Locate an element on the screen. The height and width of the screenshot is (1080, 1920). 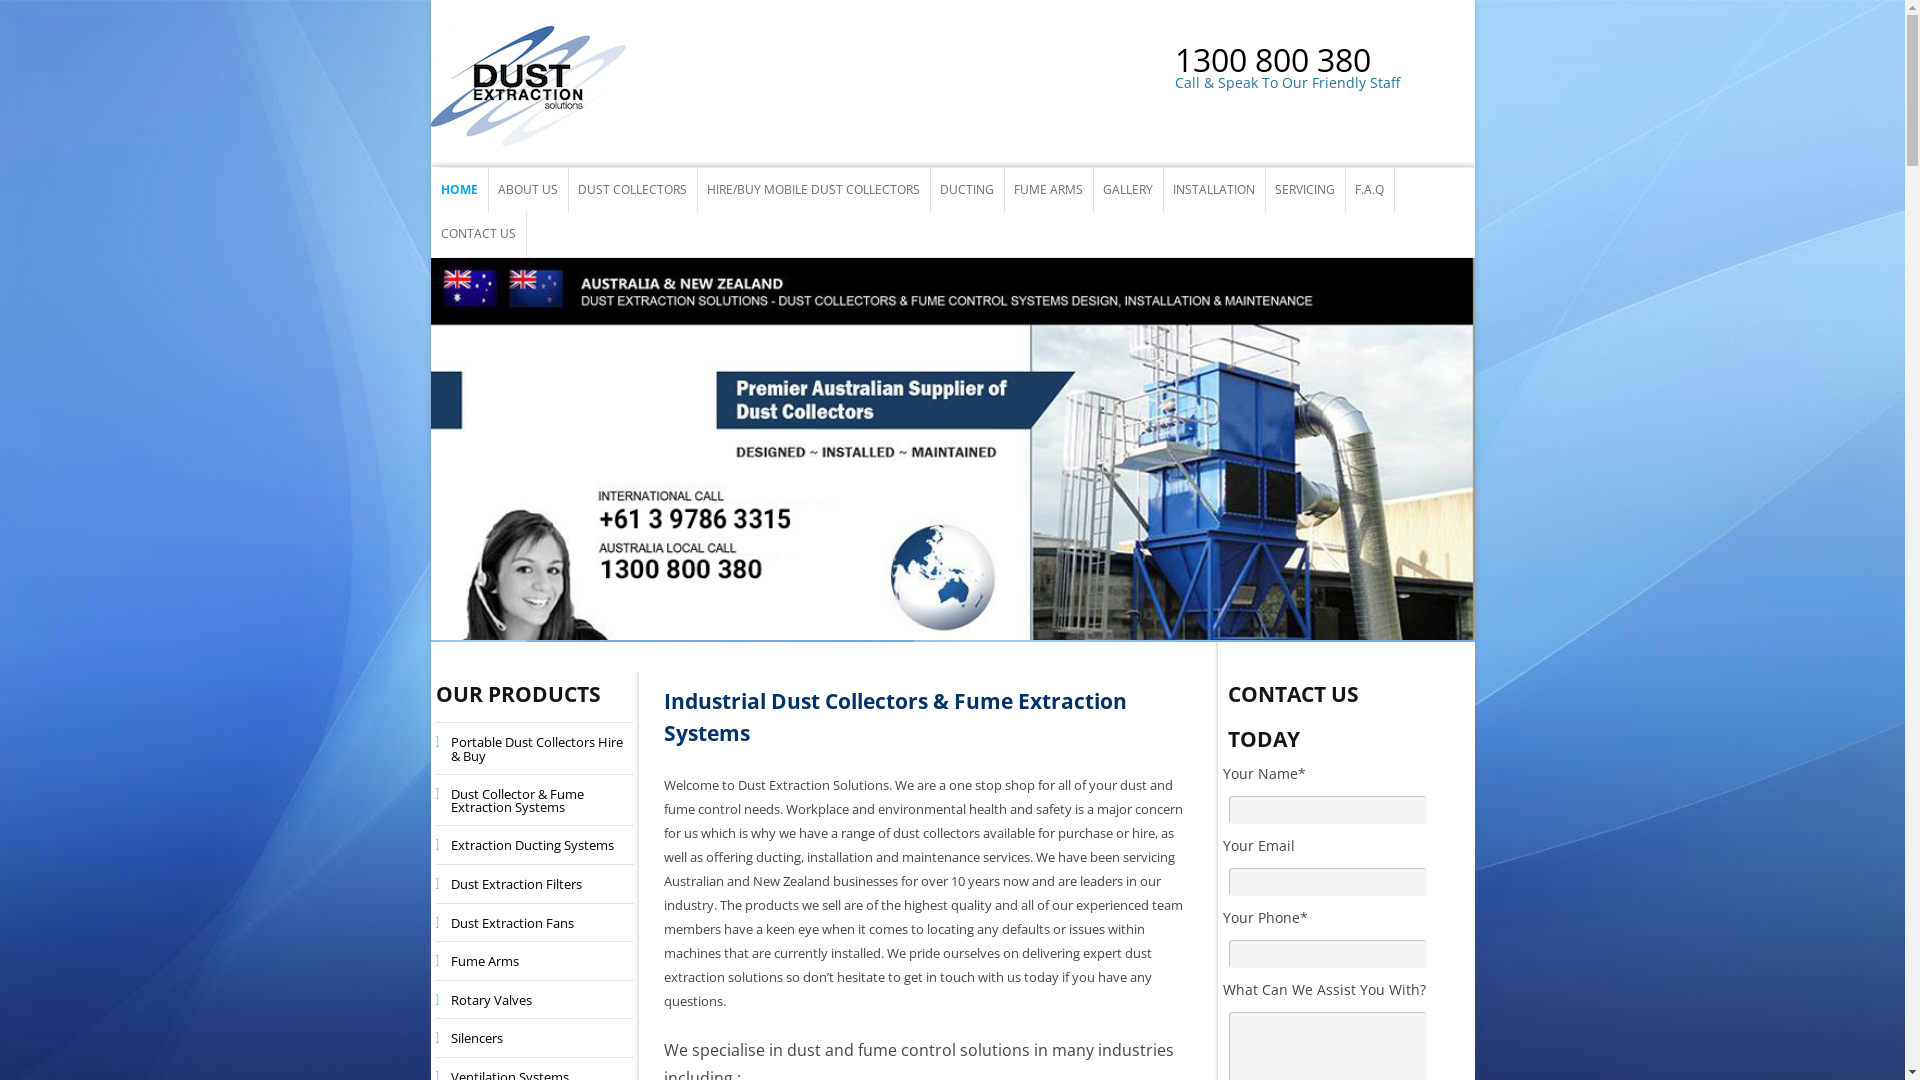
'CONTACT US' is located at coordinates (476, 233).